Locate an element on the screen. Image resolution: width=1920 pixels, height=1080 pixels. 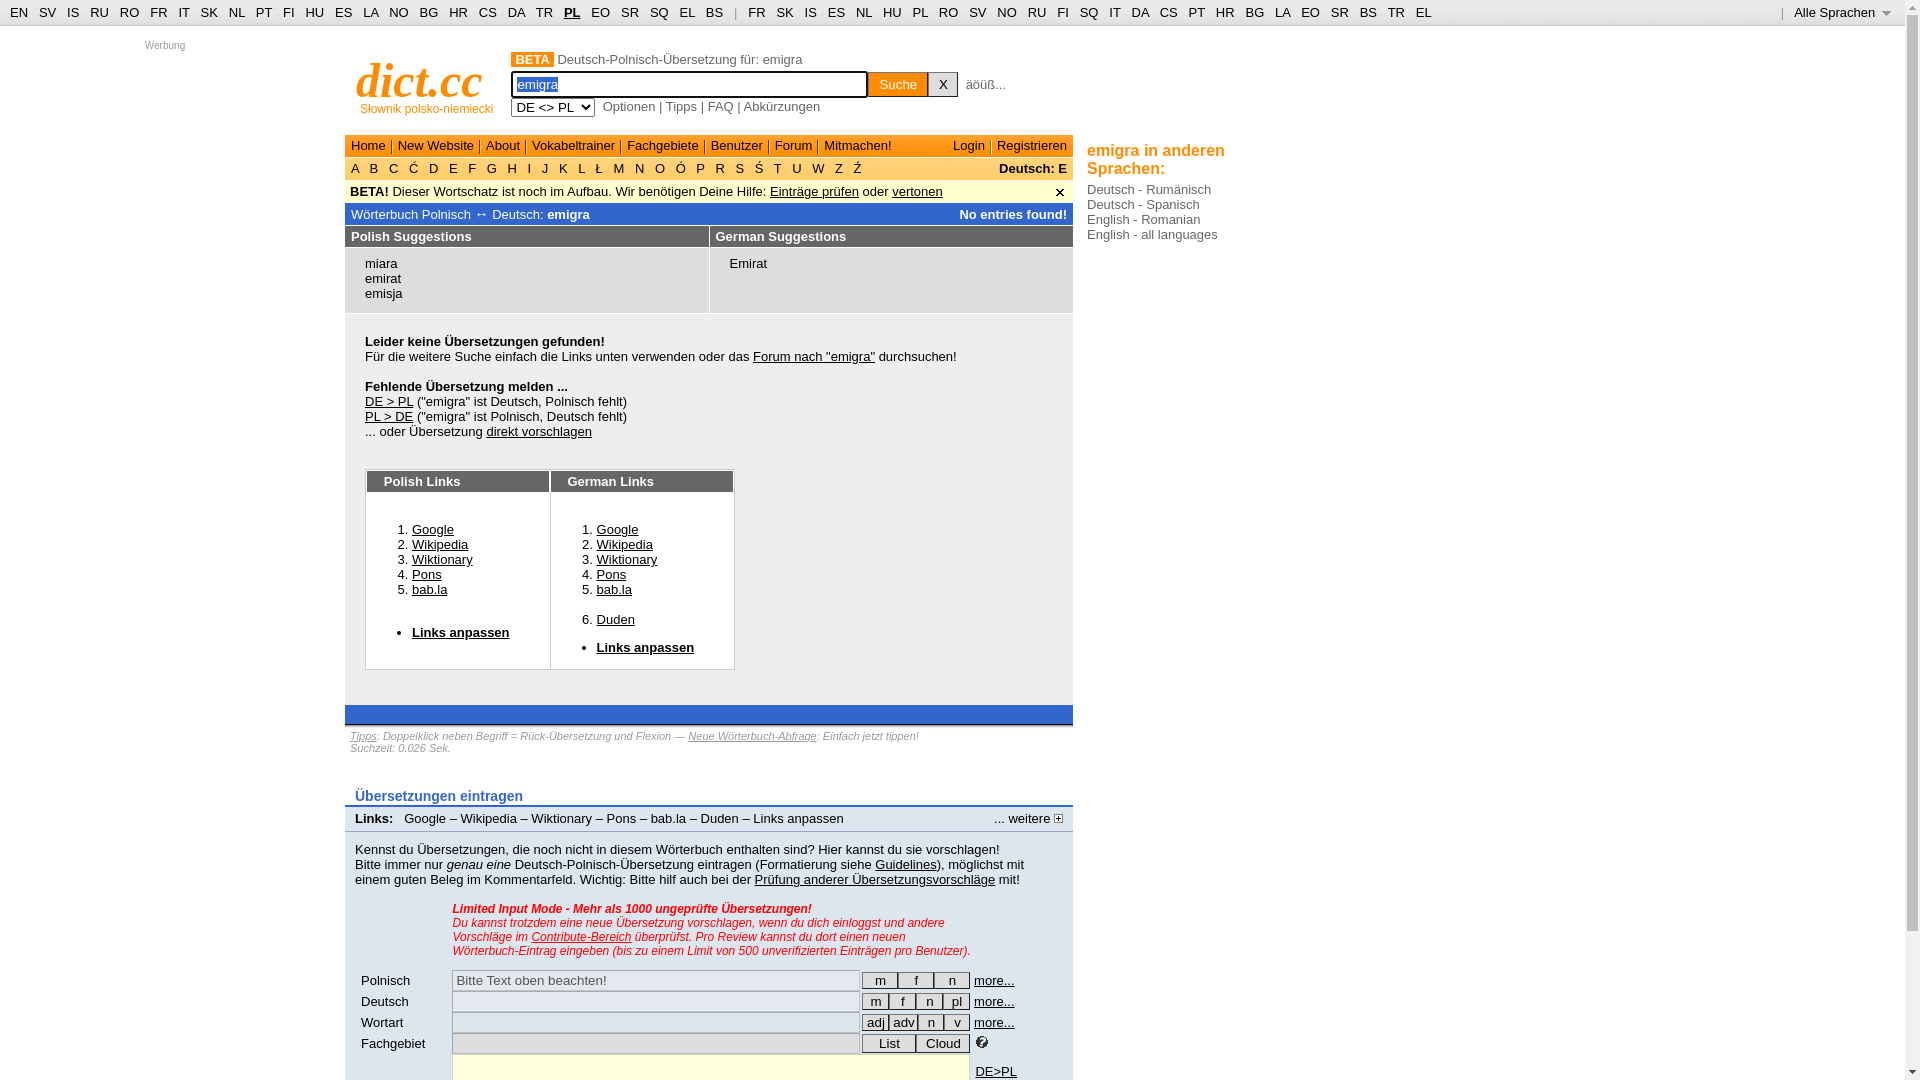
'Contribute-Bereich' is located at coordinates (531, 937).